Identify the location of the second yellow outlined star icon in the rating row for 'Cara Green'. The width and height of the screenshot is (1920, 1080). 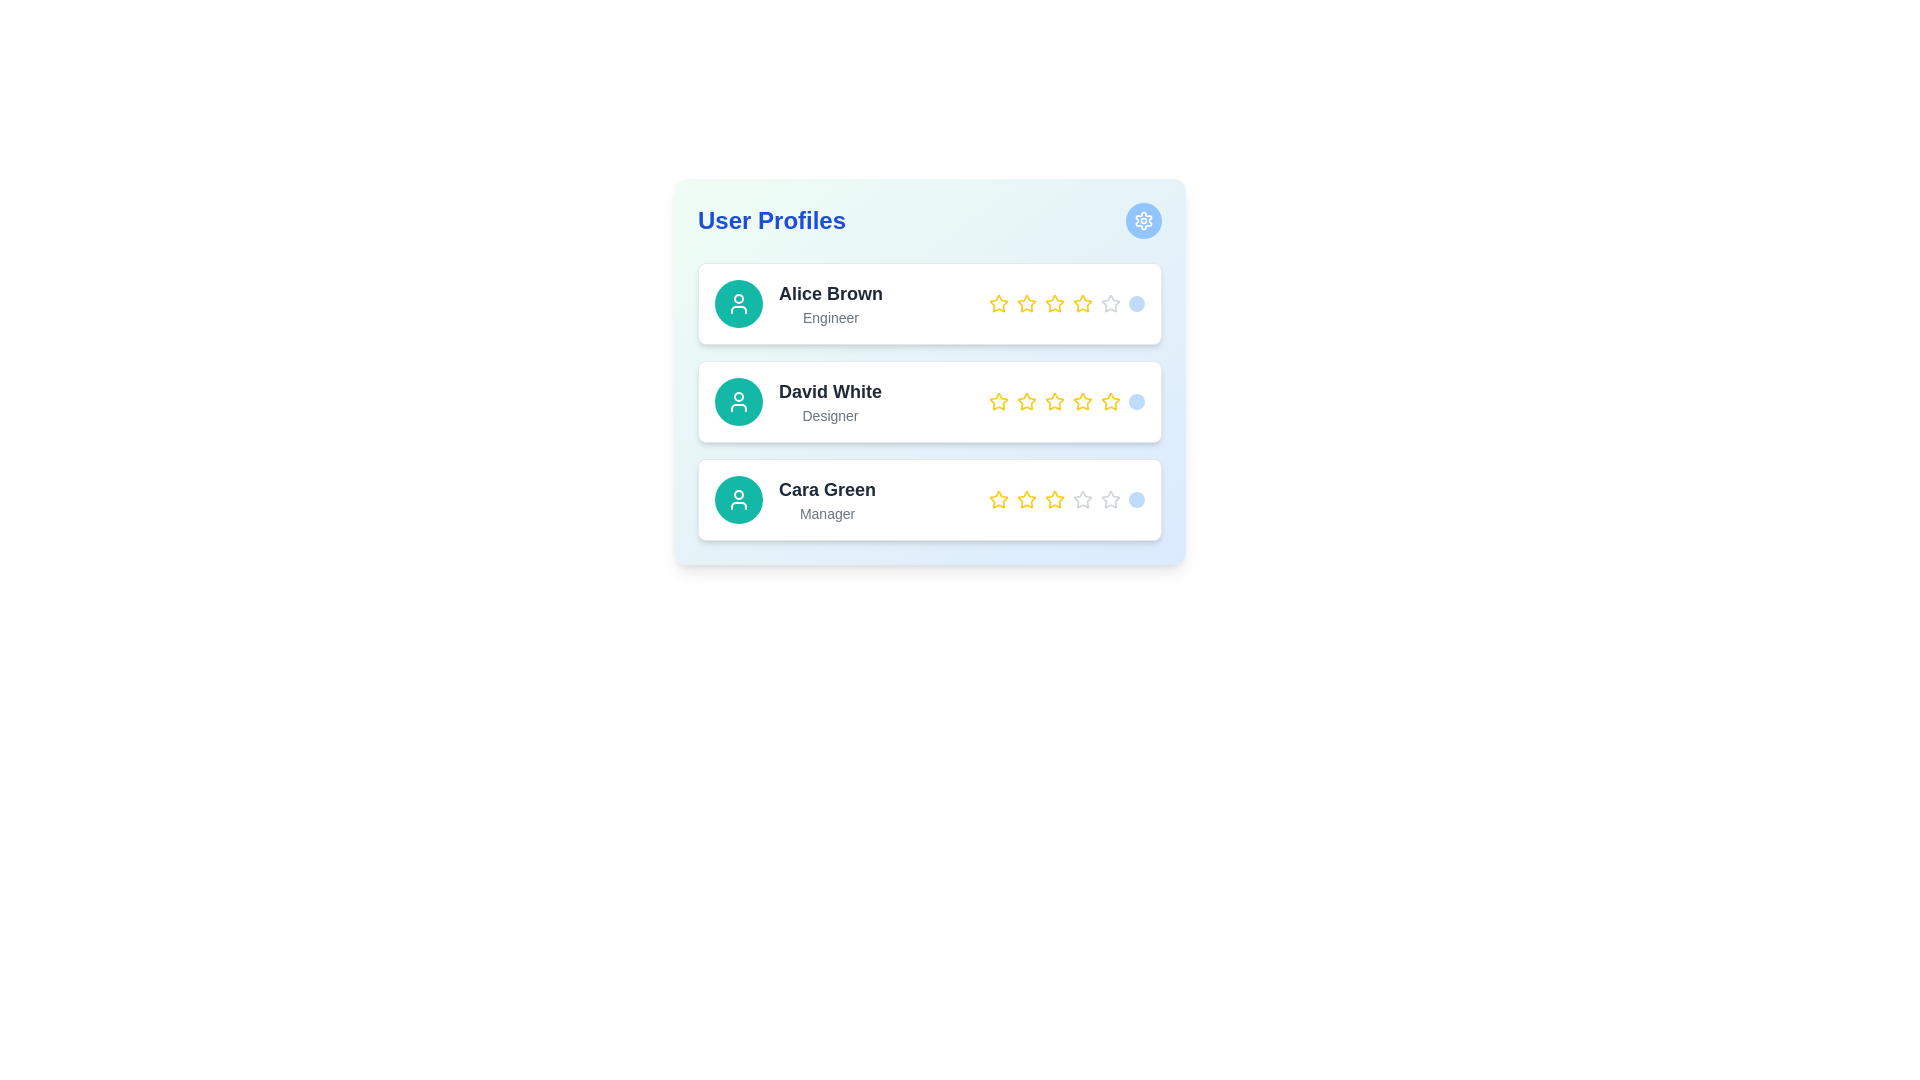
(1027, 498).